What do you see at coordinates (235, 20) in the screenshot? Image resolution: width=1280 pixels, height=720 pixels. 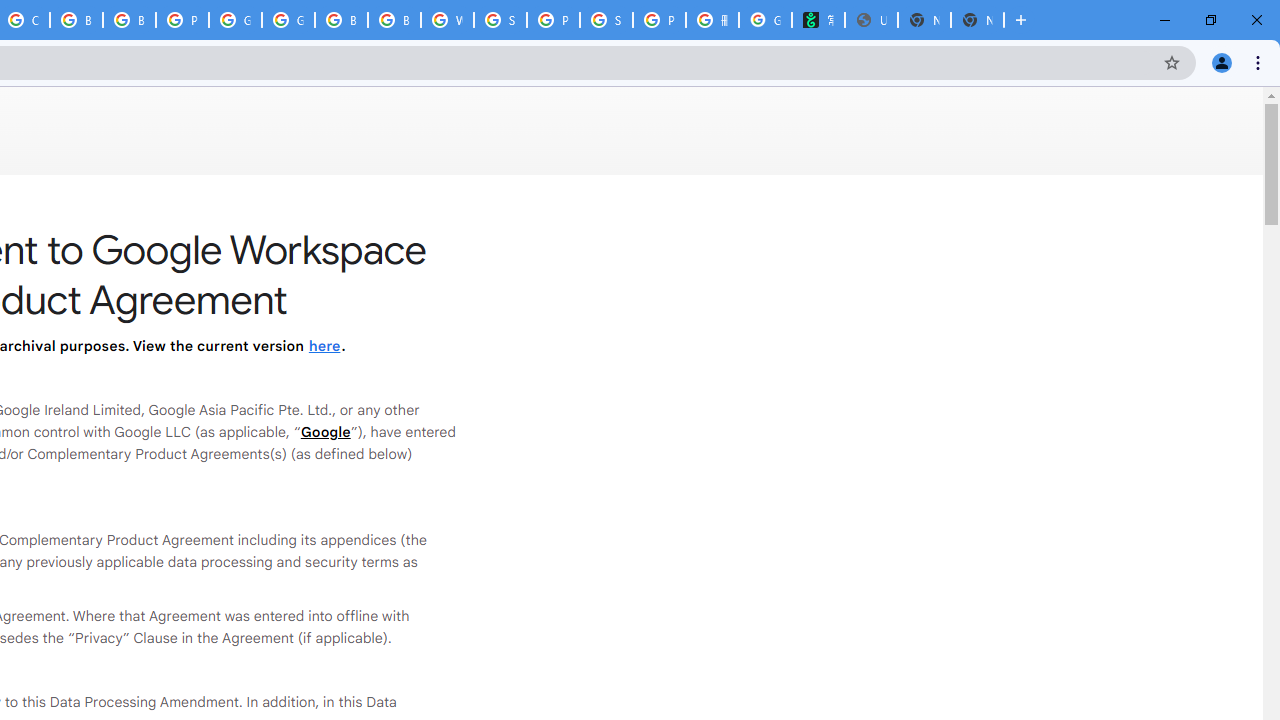 I see `'Google Cloud Platform'` at bounding box center [235, 20].